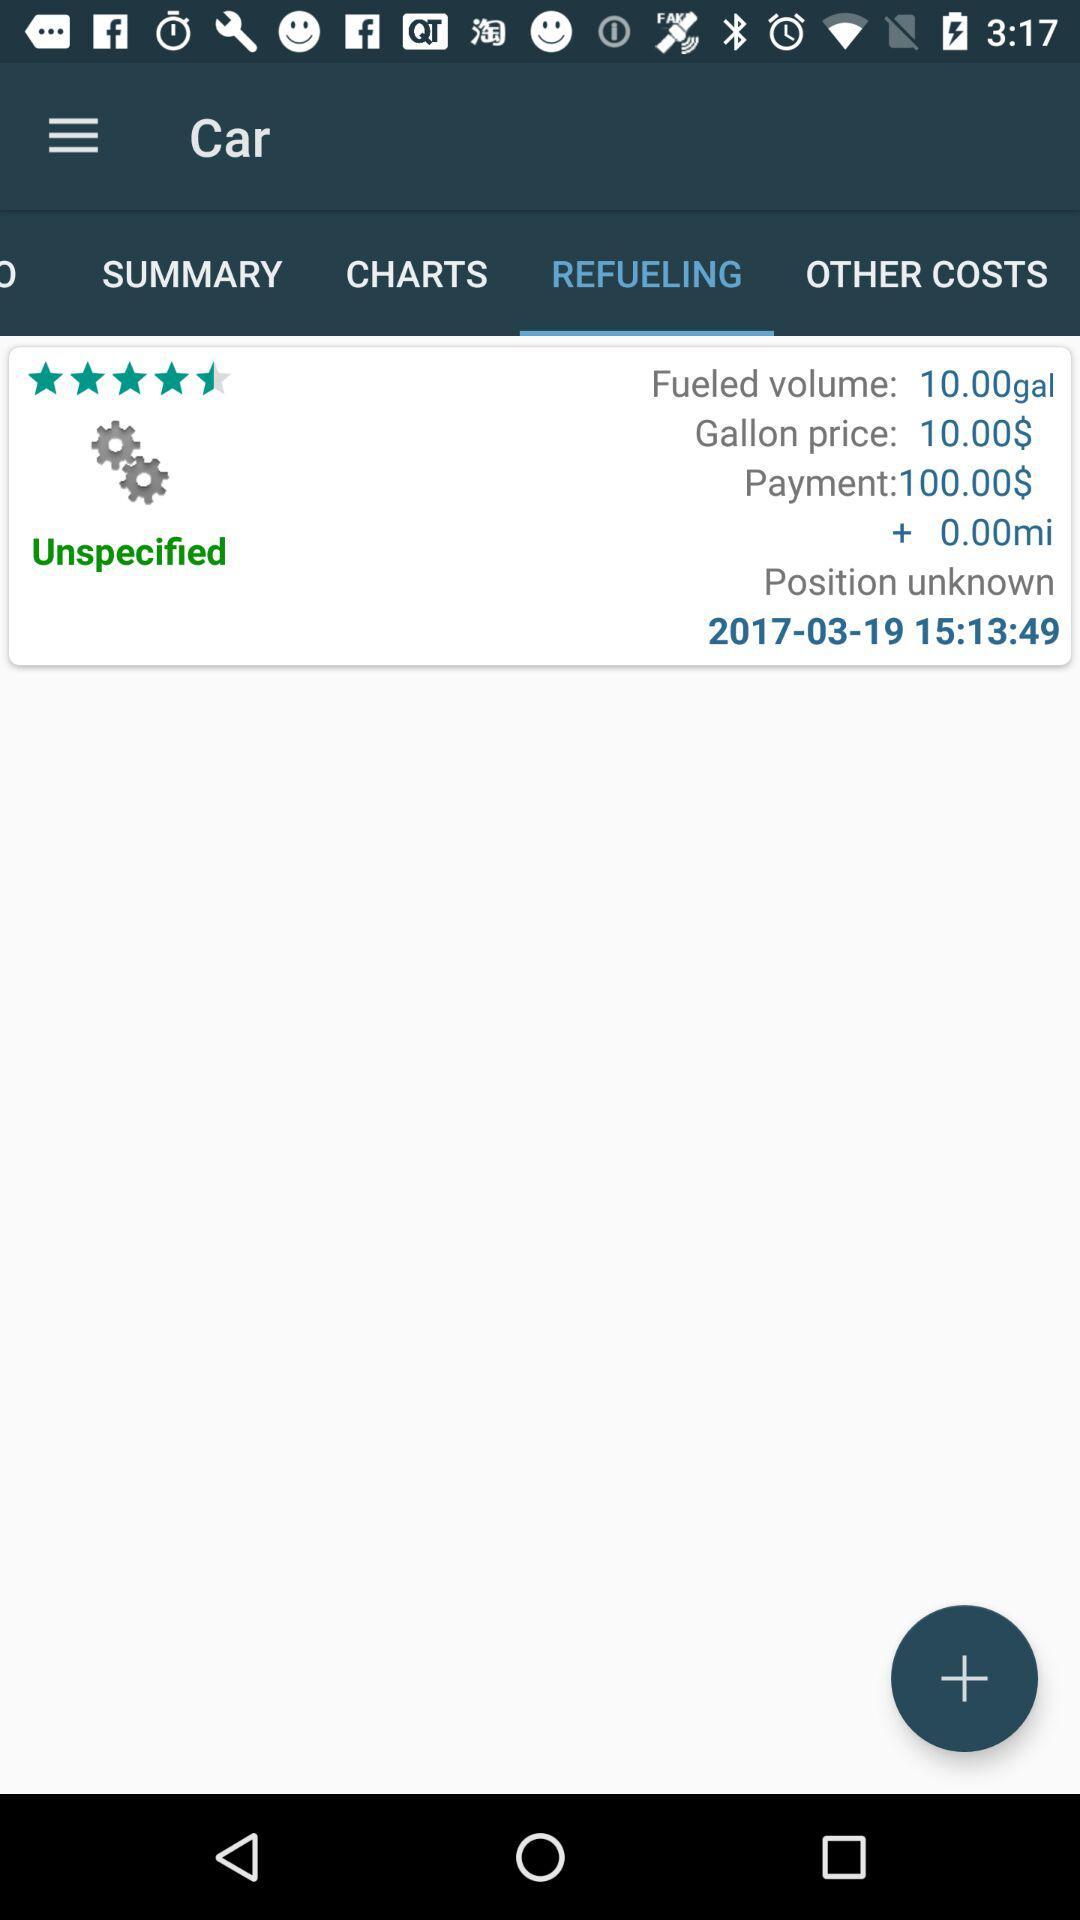  Describe the element at coordinates (795, 431) in the screenshot. I see `the item above the payment: item` at that location.